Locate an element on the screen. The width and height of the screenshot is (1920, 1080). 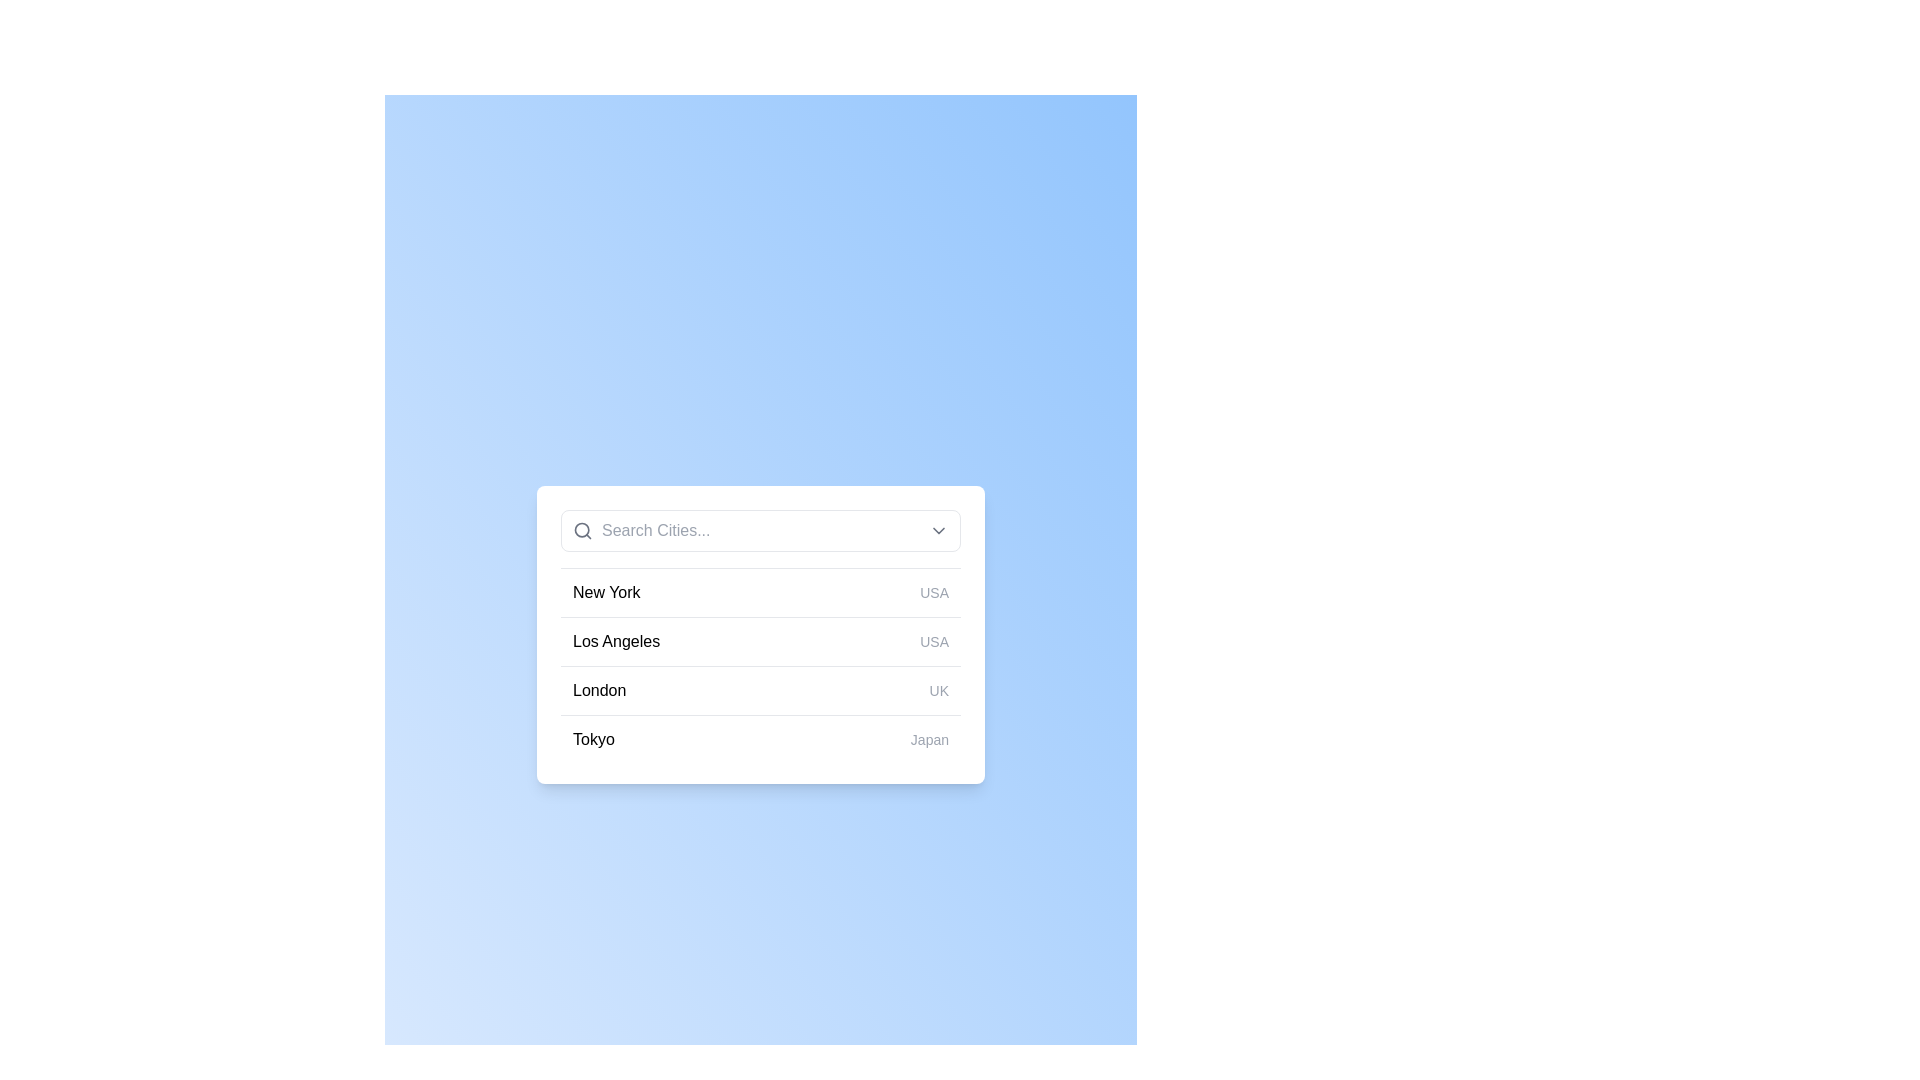
the interactive list item for 'Los Angeles, USA', which is the second row in the list of city-country pairs is located at coordinates (760, 641).